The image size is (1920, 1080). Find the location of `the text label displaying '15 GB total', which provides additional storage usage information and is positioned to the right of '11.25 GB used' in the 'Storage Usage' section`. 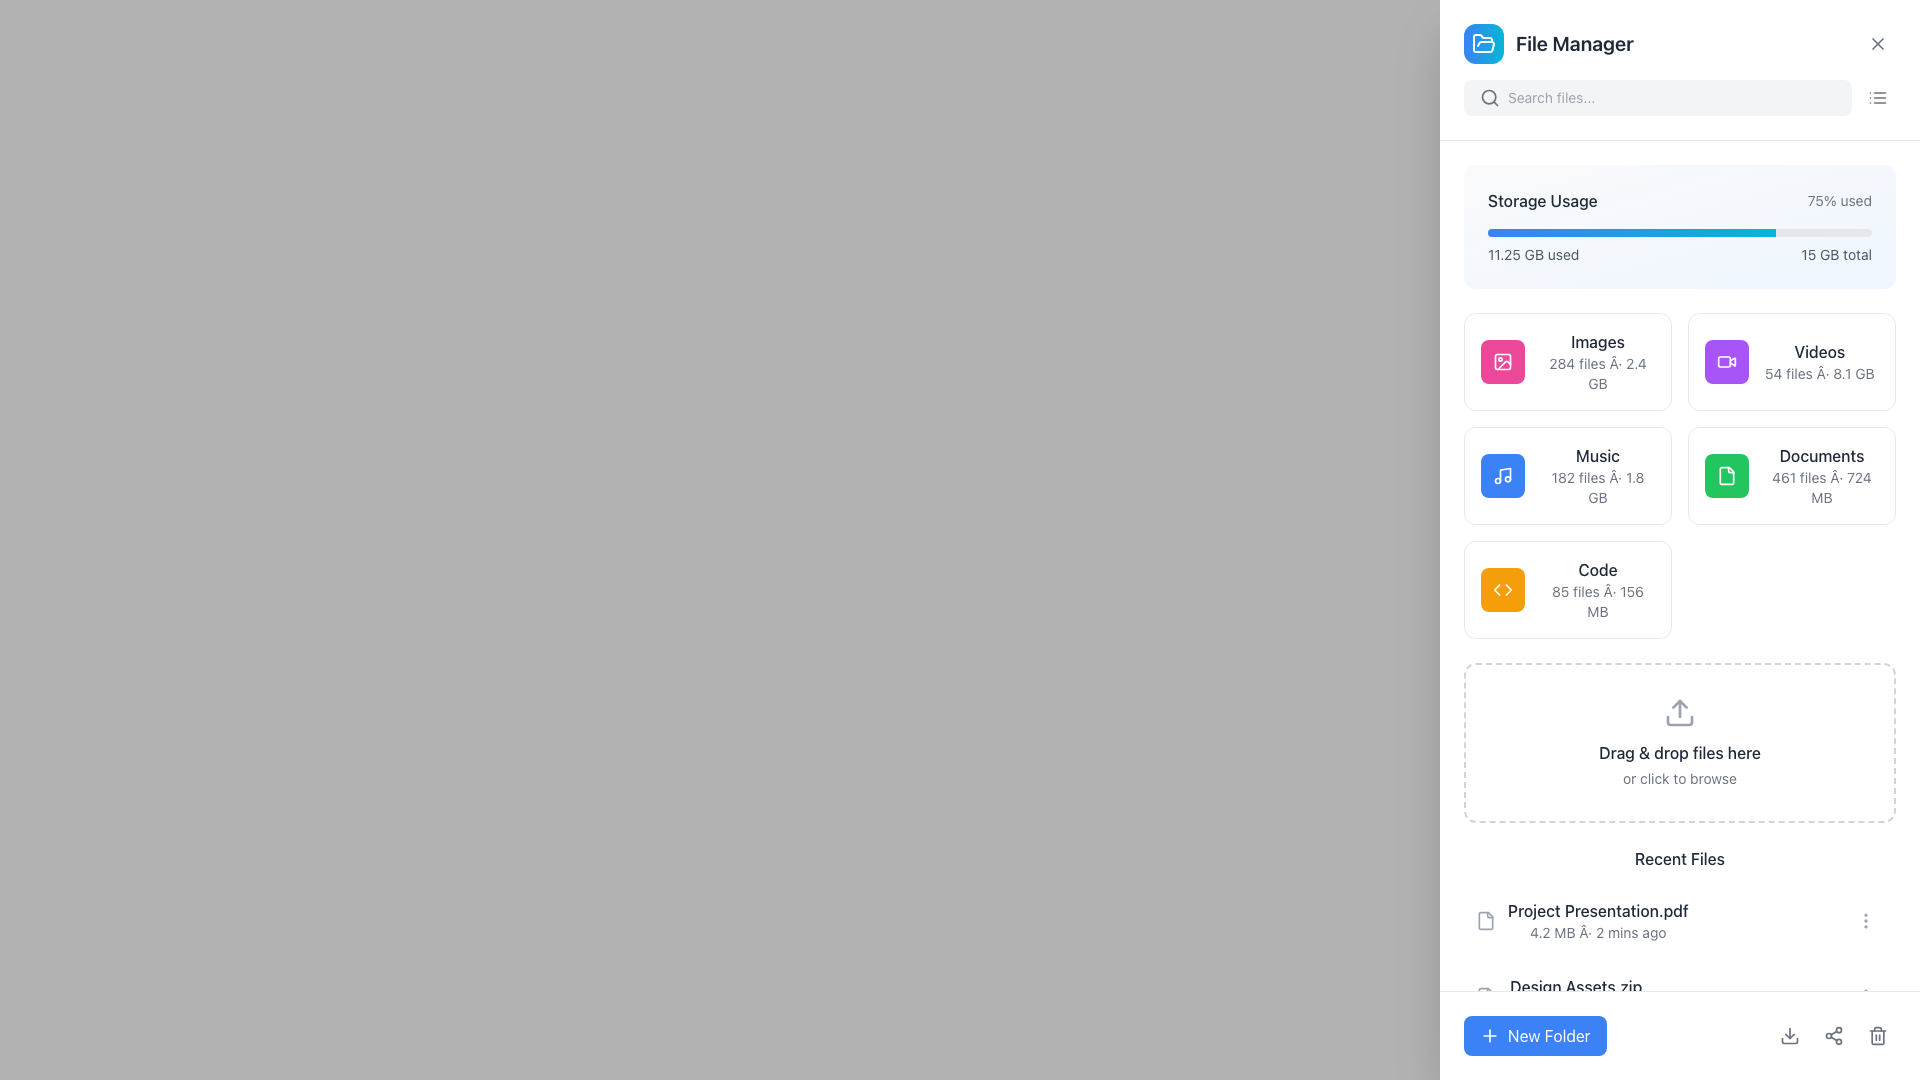

the text label displaying '15 GB total', which provides additional storage usage information and is positioned to the right of '11.25 GB used' in the 'Storage Usage' section is located at coordinates (1836, 253).